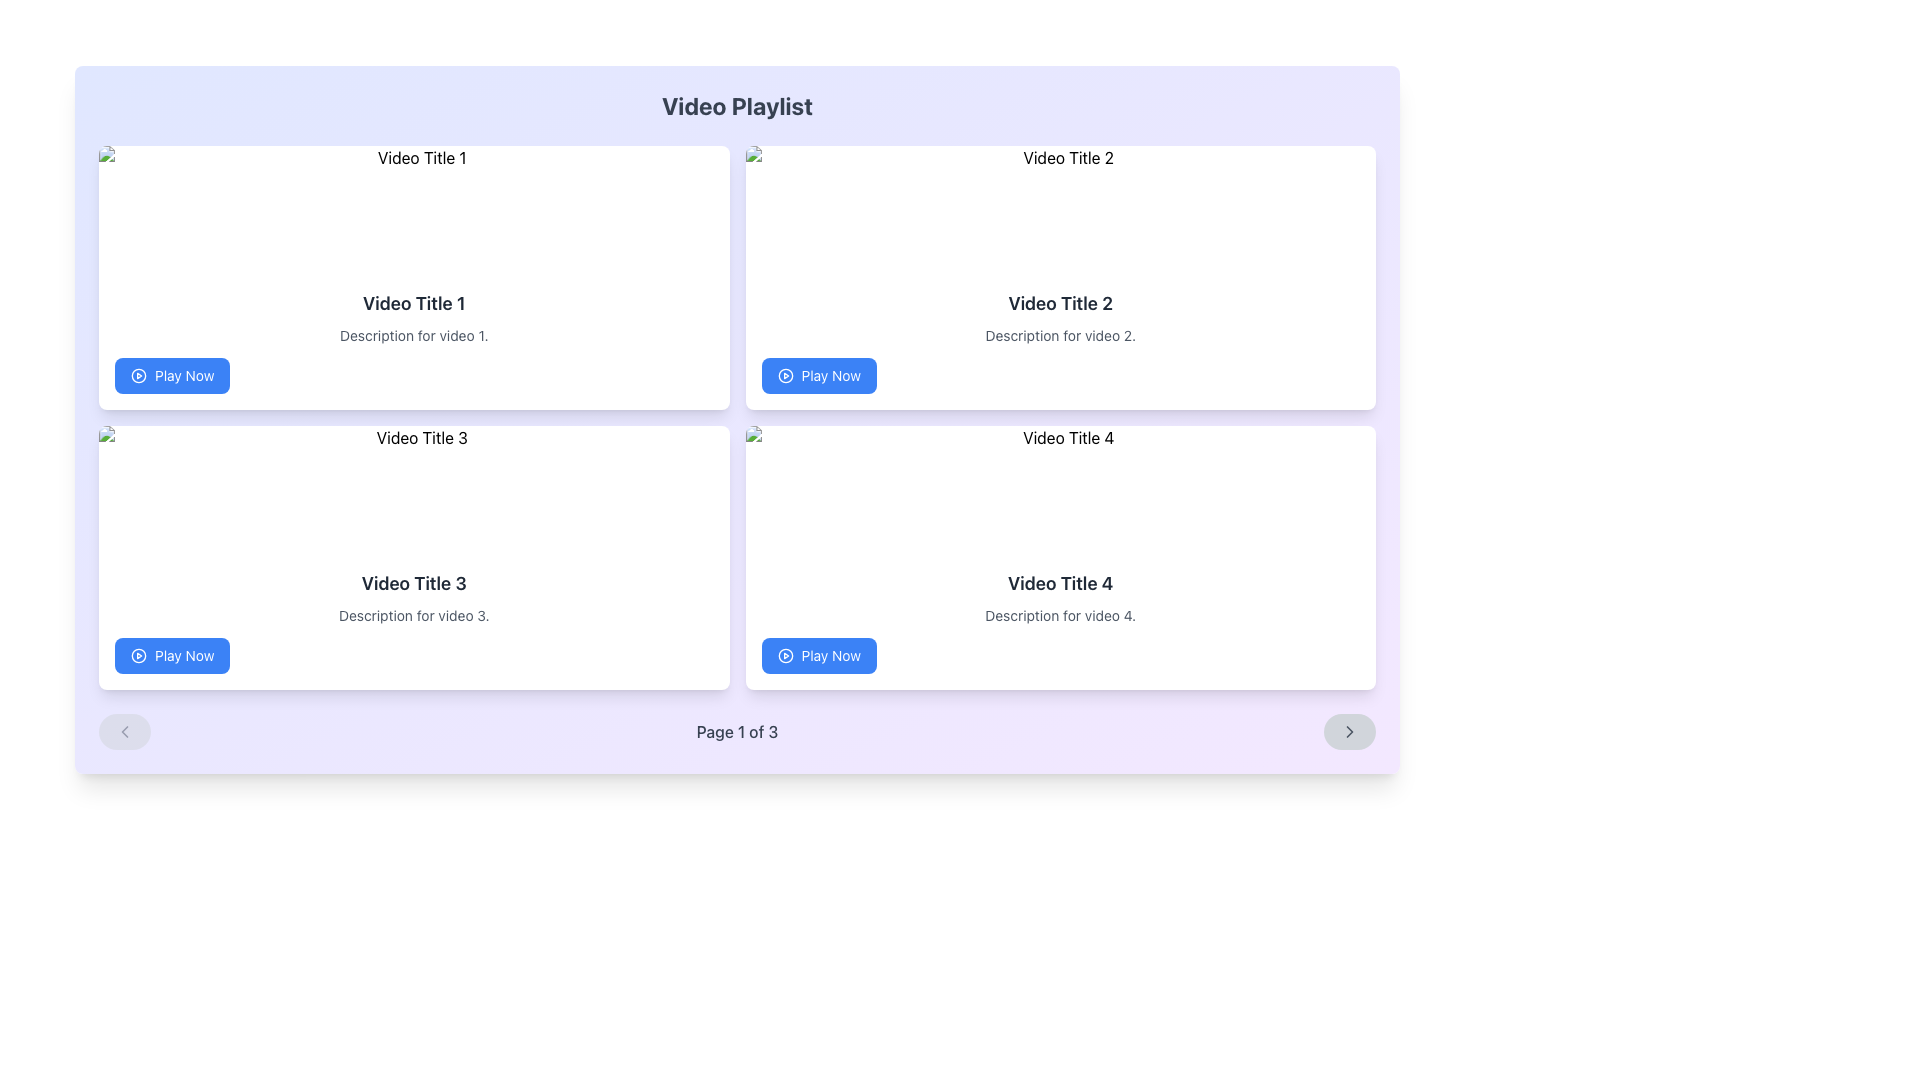 Image resolution: width=1920 pixels, height=1080 pixels. Describe the element at coordinates (413, 489) in the screenshot. I see `the thumbnail image for 'Video Title 3'` at that location.